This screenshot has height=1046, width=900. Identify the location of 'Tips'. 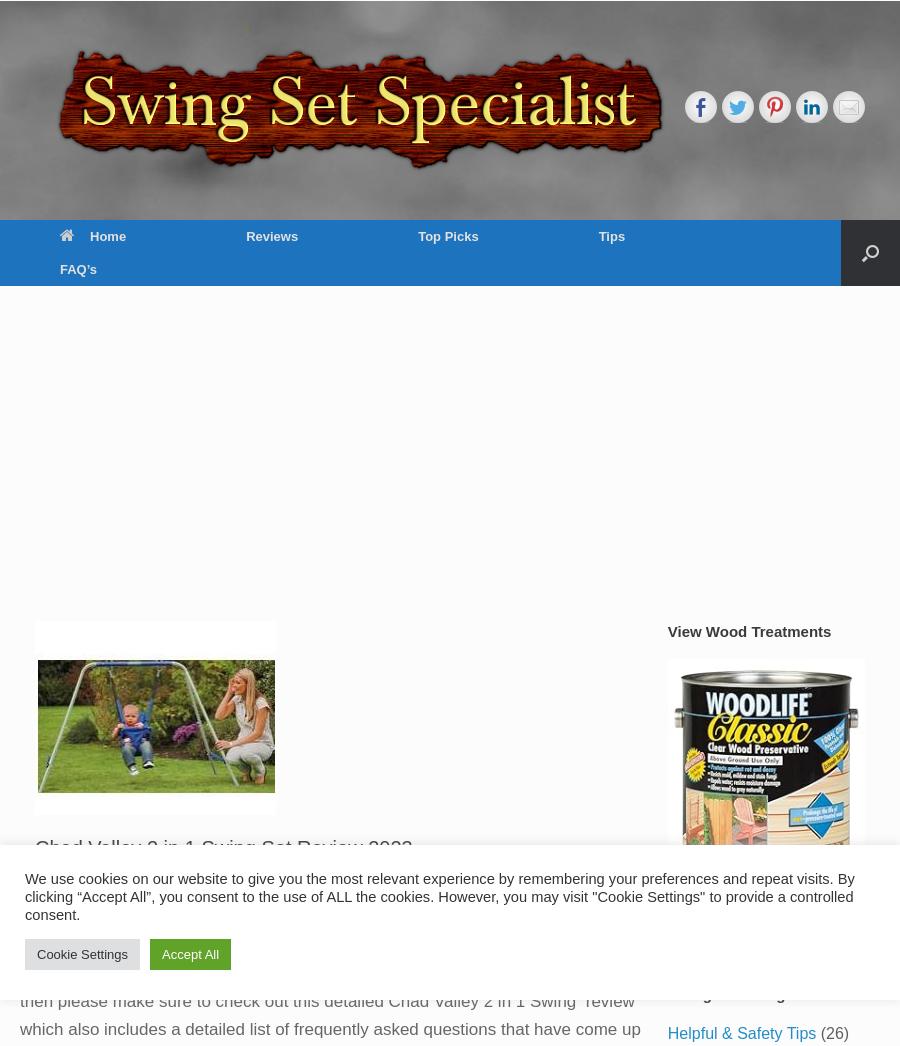
(611, 235).